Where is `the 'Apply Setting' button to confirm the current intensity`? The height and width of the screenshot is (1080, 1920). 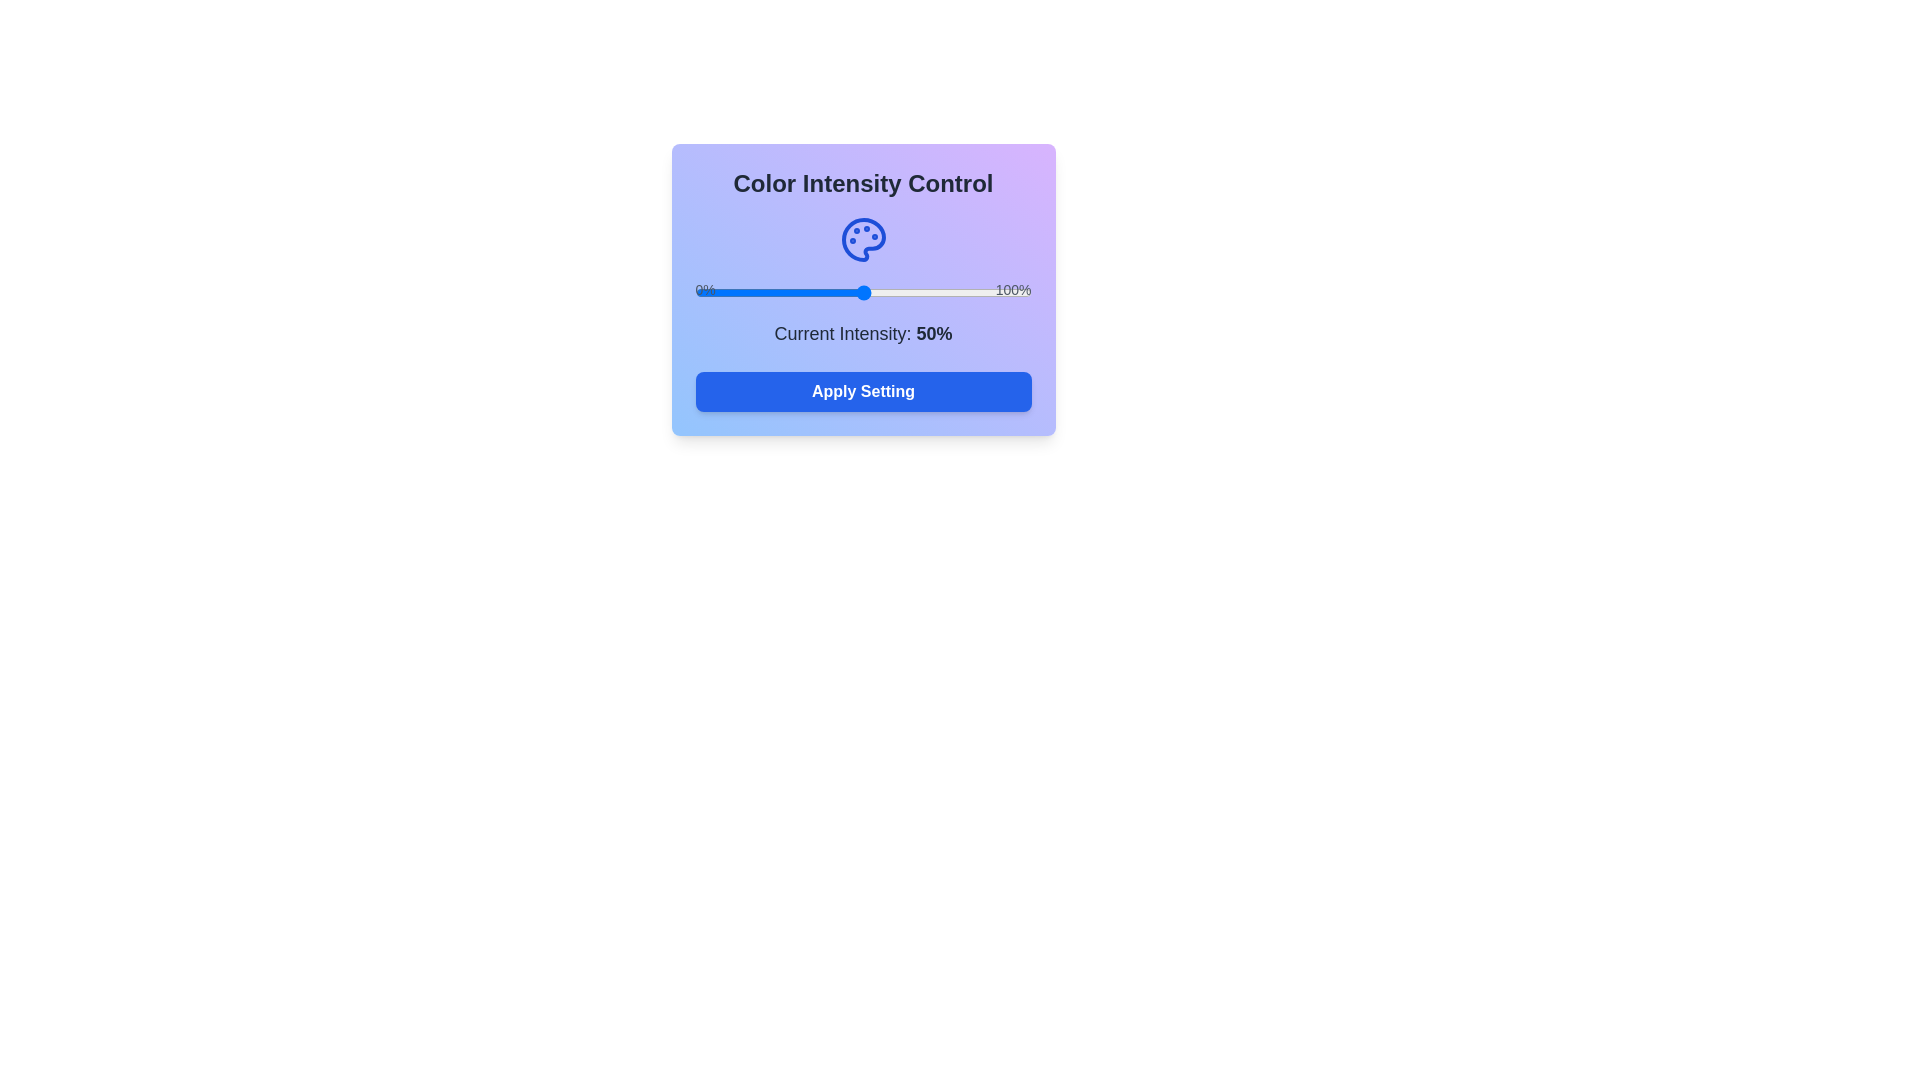 the 'Apply Setting' button to confirm the current intensity is located at coordinates (863, 392).